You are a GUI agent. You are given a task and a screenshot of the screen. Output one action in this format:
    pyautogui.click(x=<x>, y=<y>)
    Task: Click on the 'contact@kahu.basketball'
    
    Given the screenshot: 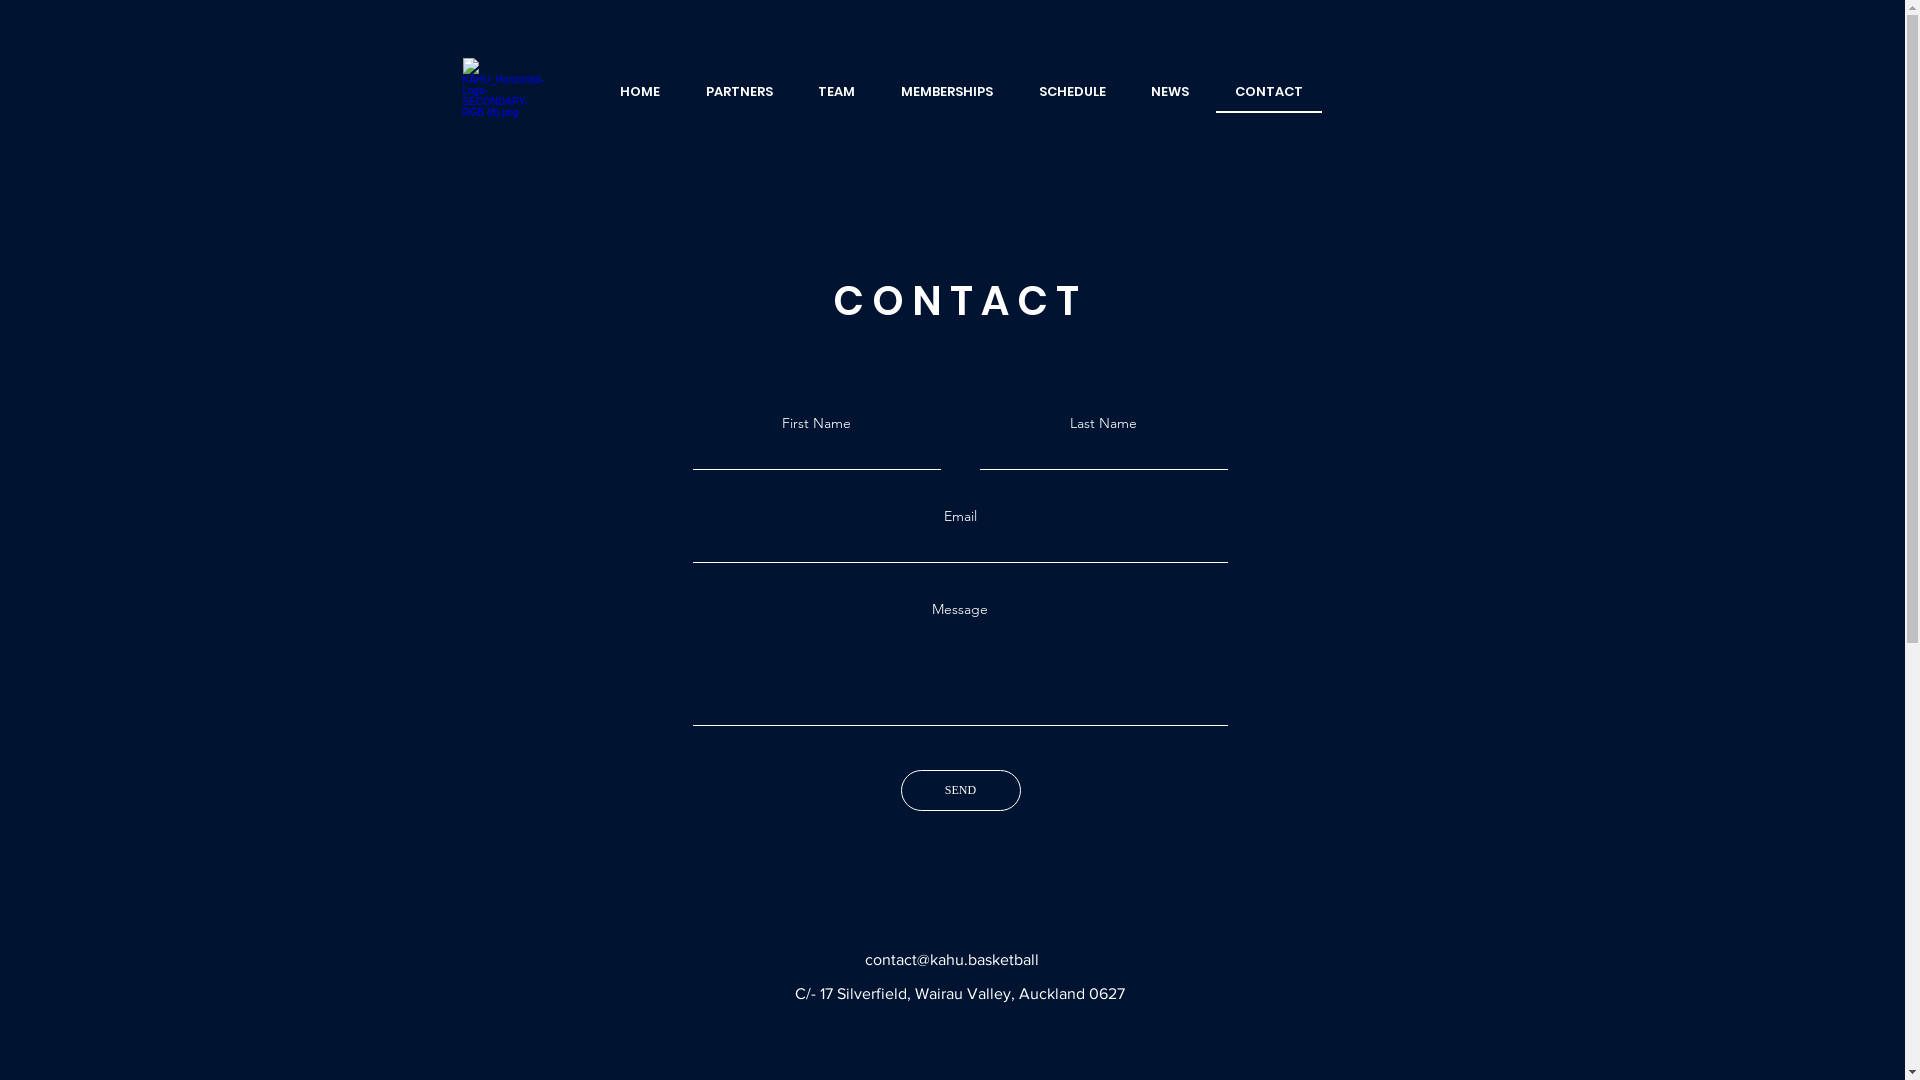 What is the action you would take?
    pyautogui.click(x=950, y=958)
    